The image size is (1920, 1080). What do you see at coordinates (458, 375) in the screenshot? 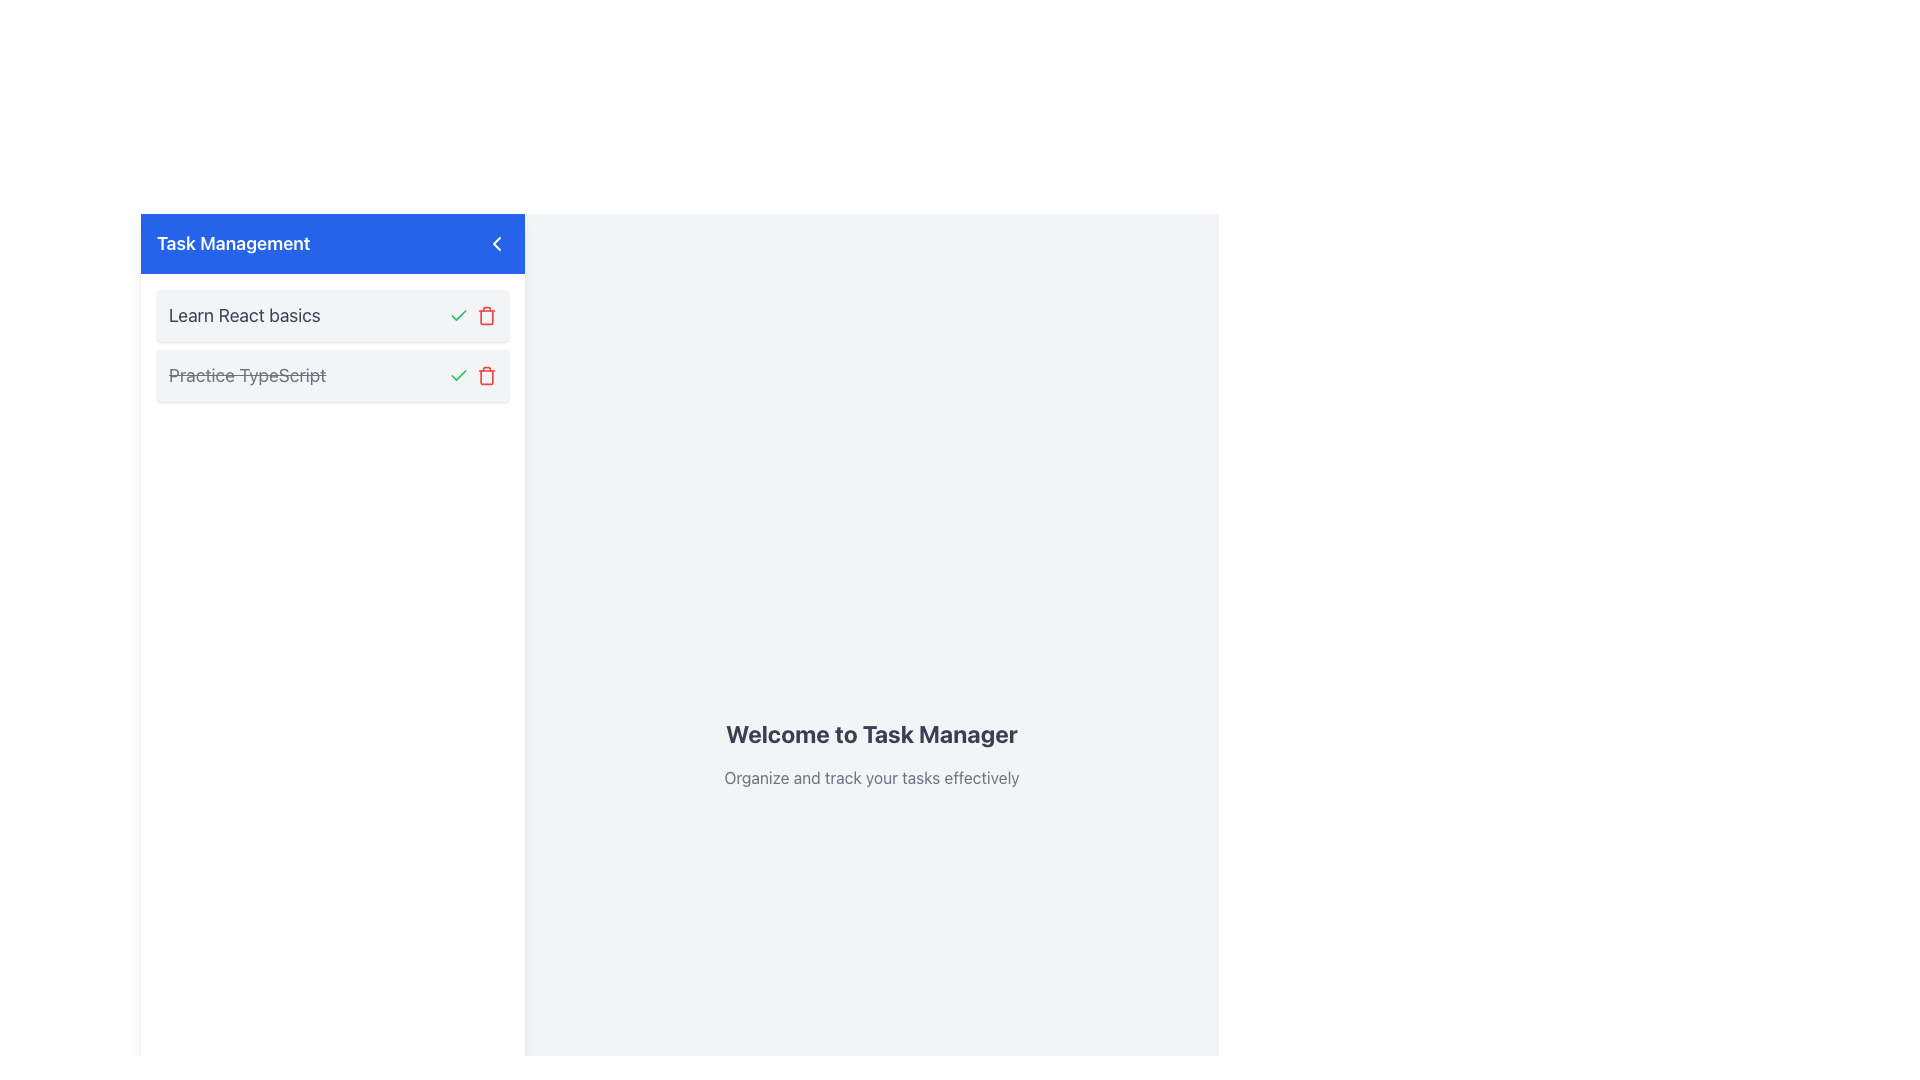
I see `the green checkmark button located to the right of the 'Practice TypeScript' task text in the second task row of the 'Task Management' section` at bounding box center [458, 375].